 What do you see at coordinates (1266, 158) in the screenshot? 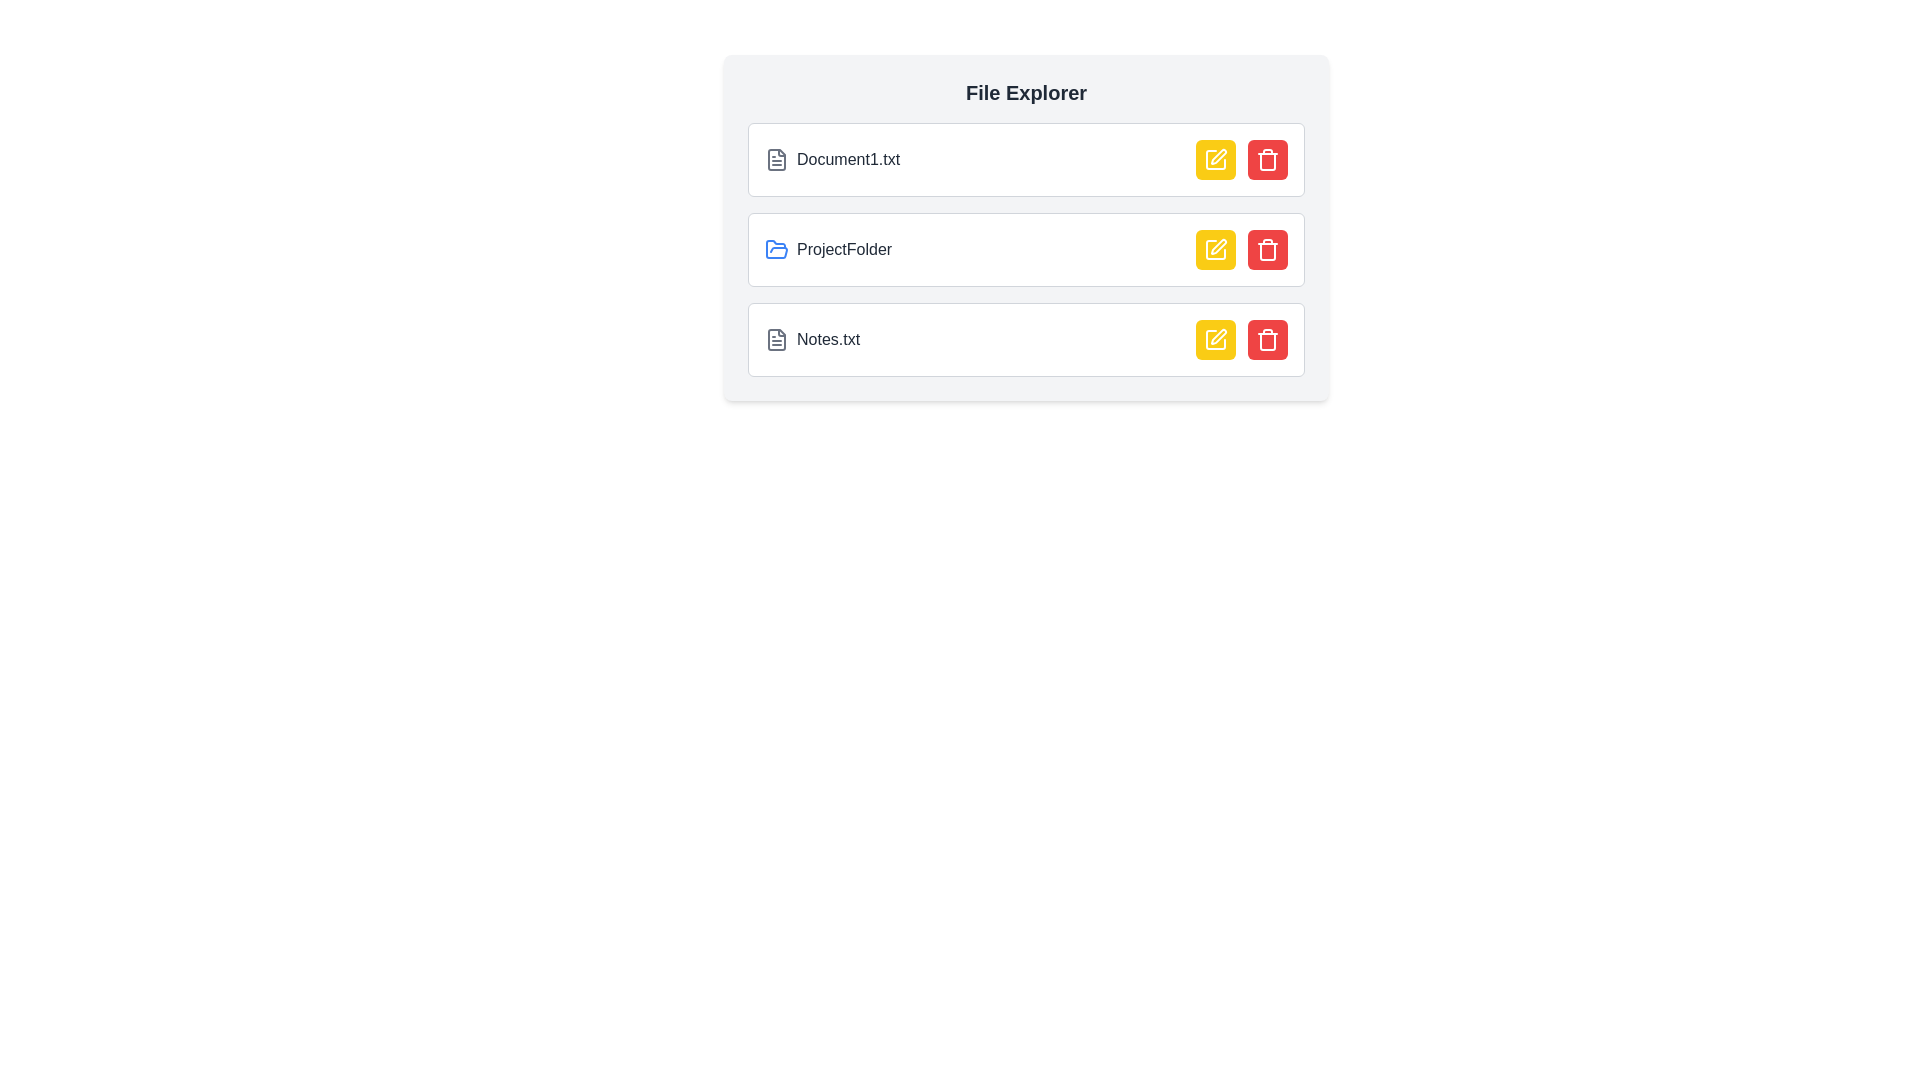
I see `the red trash can icon located on the right side of the button group labeled 'Document1.txt'` at bounding box center [1266, 158].